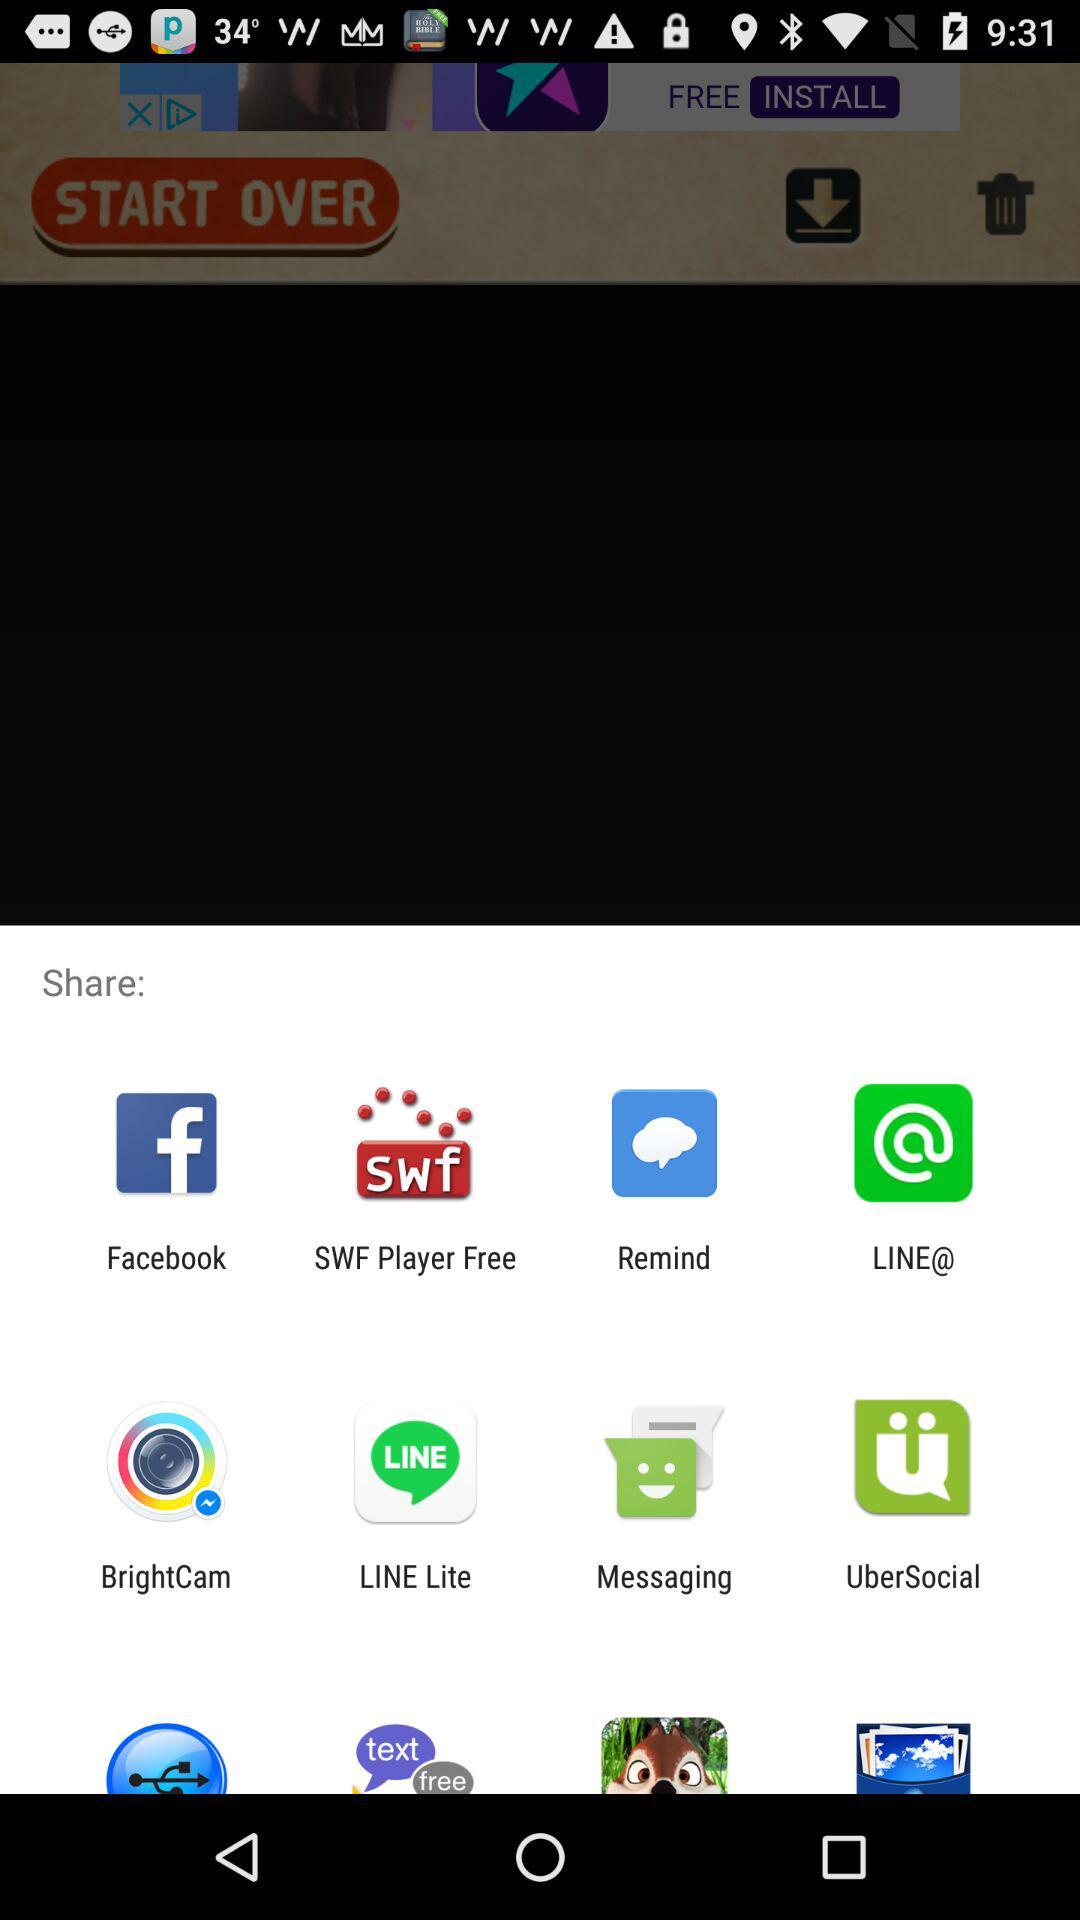 This screenshot has width=1080, height=1920. What do you see at coordinates (165, 1274) in the screenshot?
I see `app to the left of the swf player free` at bounding box center [165, 1274].